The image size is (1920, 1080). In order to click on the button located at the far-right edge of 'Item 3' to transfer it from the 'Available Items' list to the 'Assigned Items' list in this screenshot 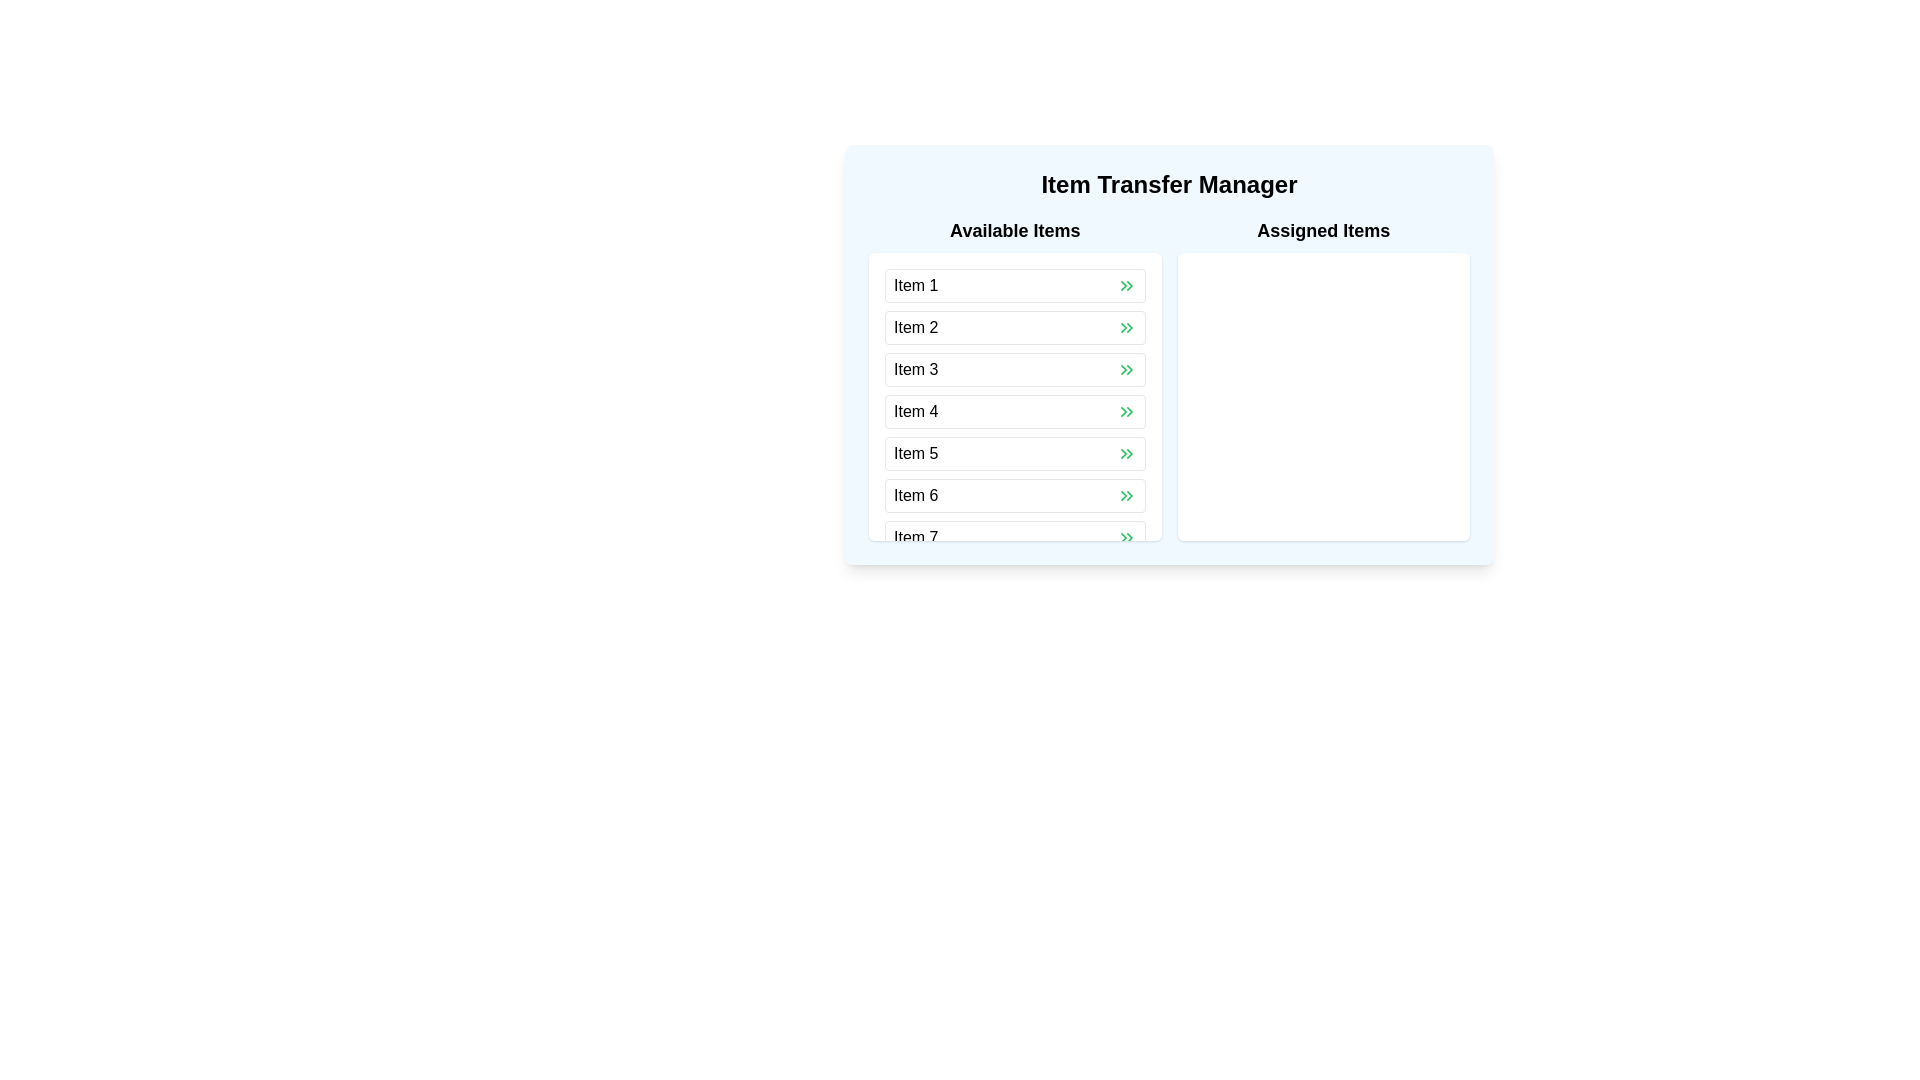, I will do `click(1126, 370)`.